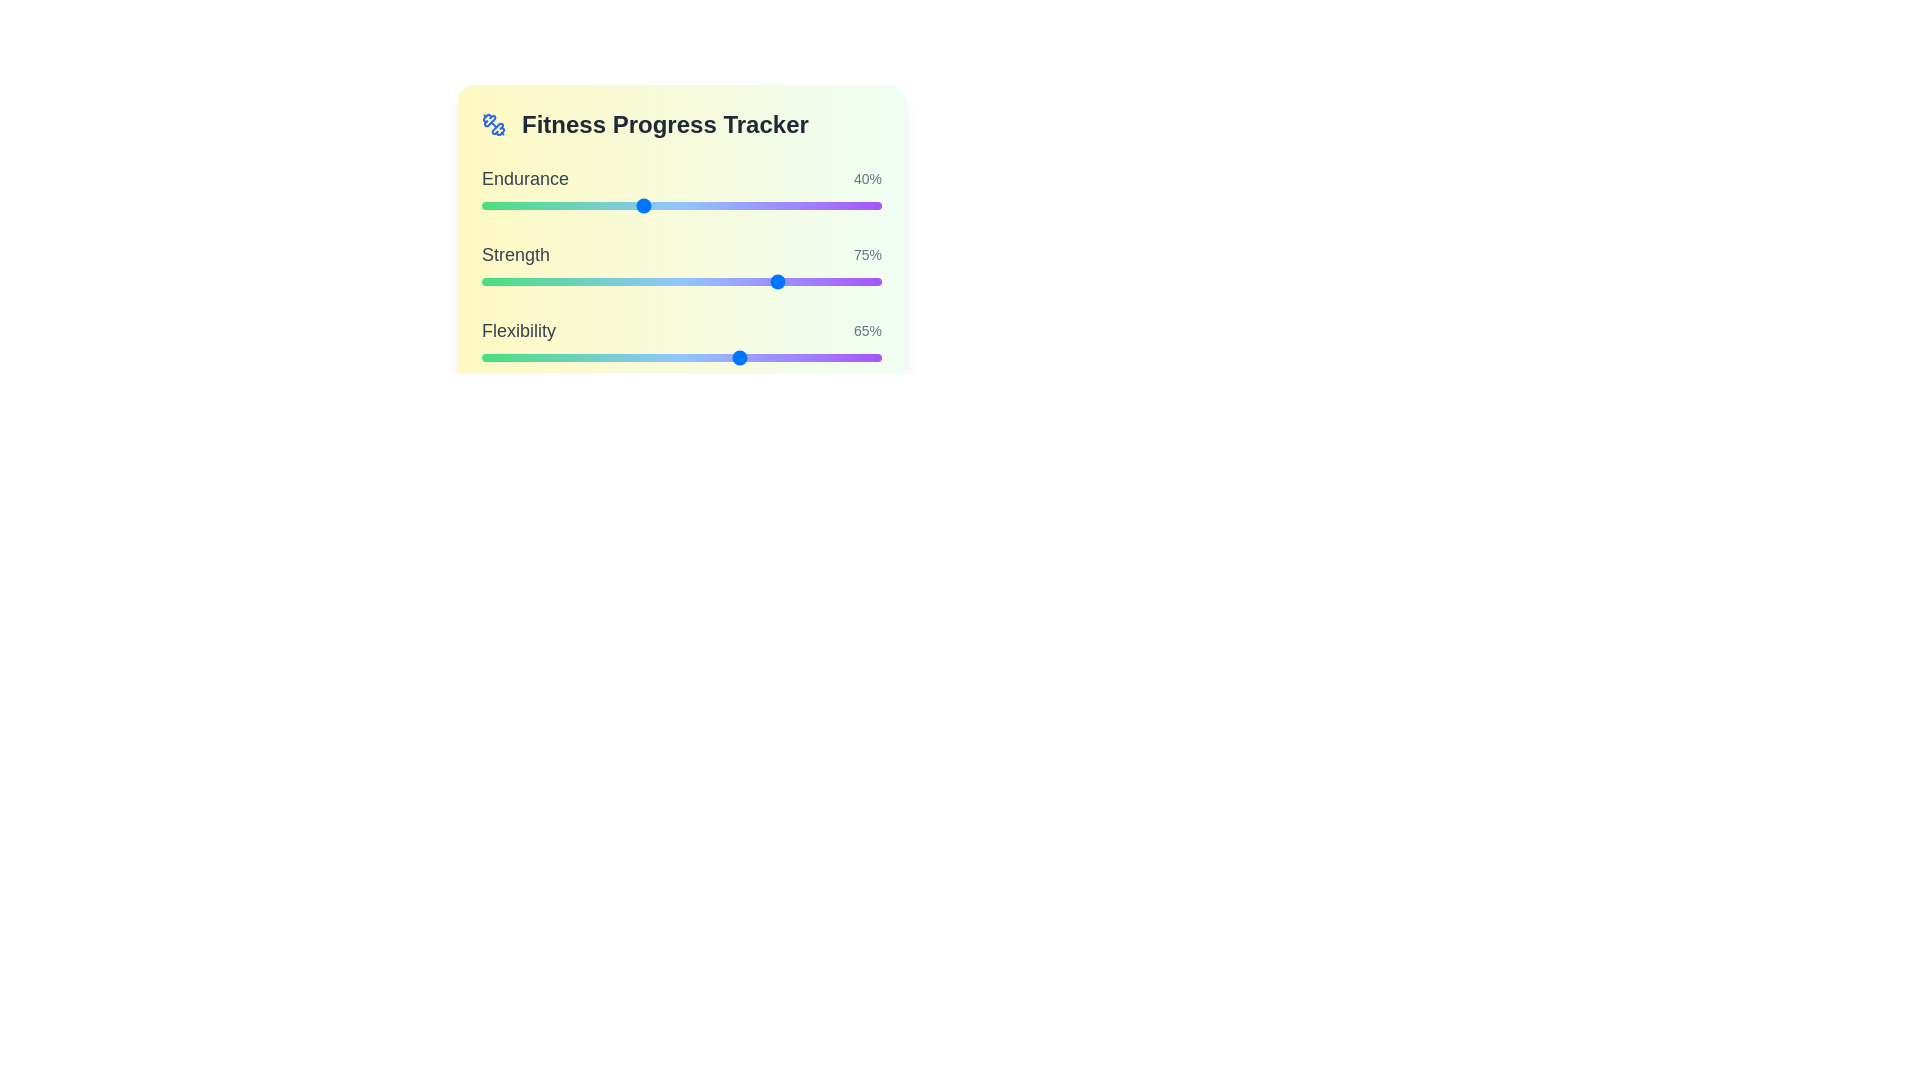 The width and height of the screenshot is (1920, 1080). What do you see at coordinates (498, 357) in the screenshot?
I see `flexibility percentage` at bounding box center [498, 357].